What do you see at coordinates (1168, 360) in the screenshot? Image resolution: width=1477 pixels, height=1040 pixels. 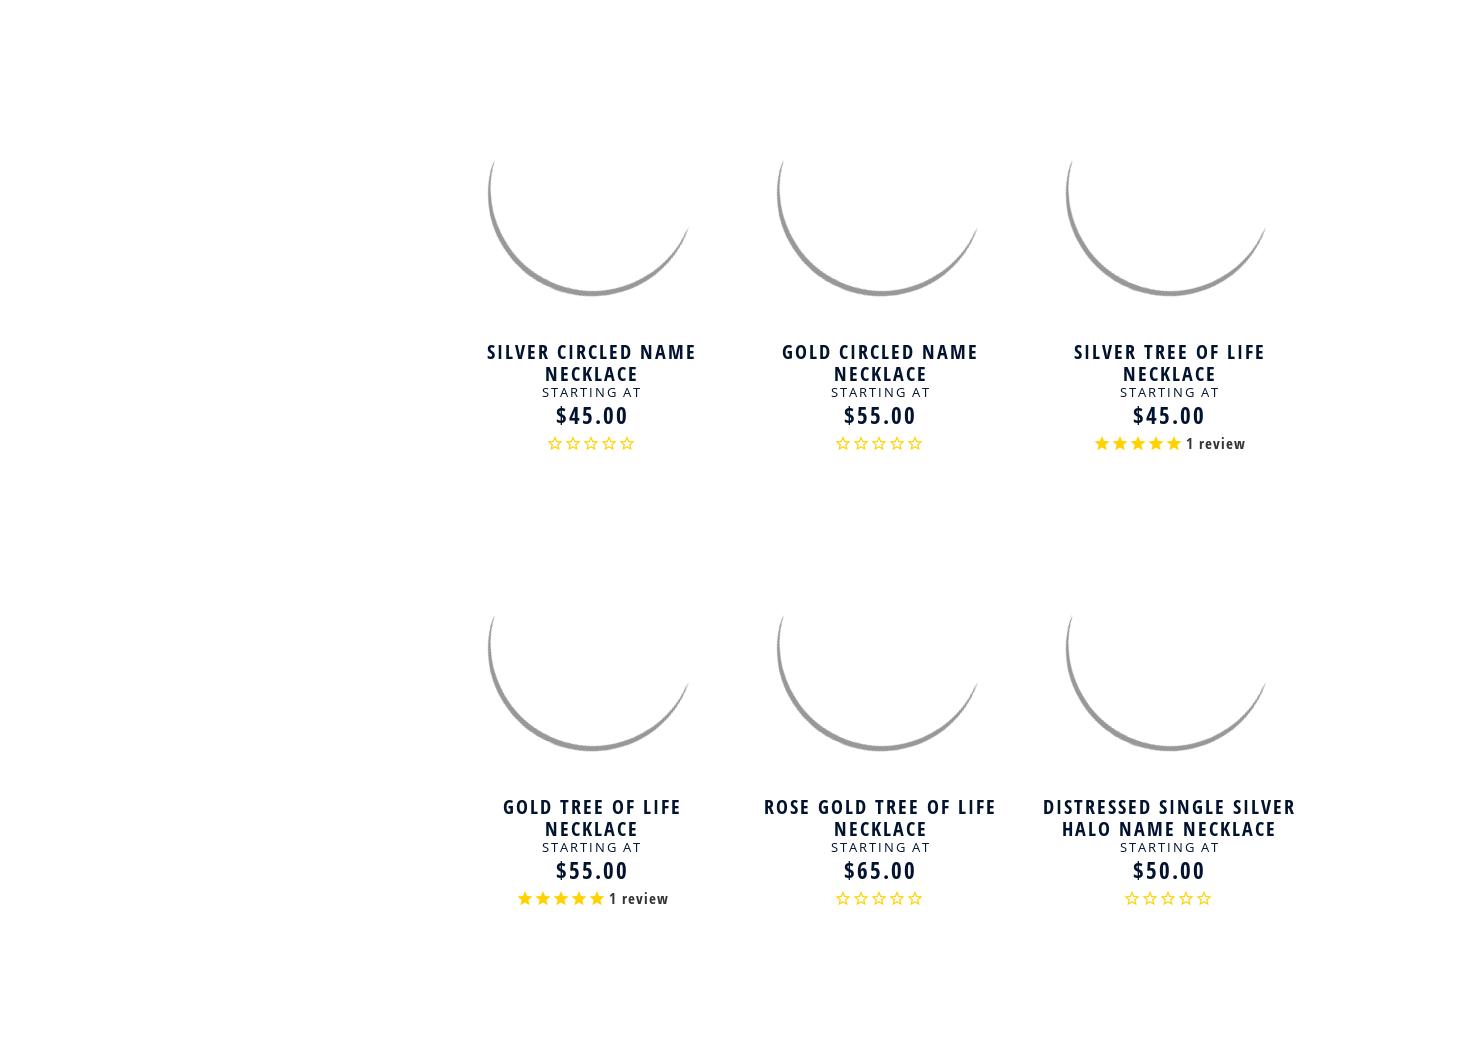 I see `'Silver Tree Of Life Necklace'` at bounding box center [1168, 360].